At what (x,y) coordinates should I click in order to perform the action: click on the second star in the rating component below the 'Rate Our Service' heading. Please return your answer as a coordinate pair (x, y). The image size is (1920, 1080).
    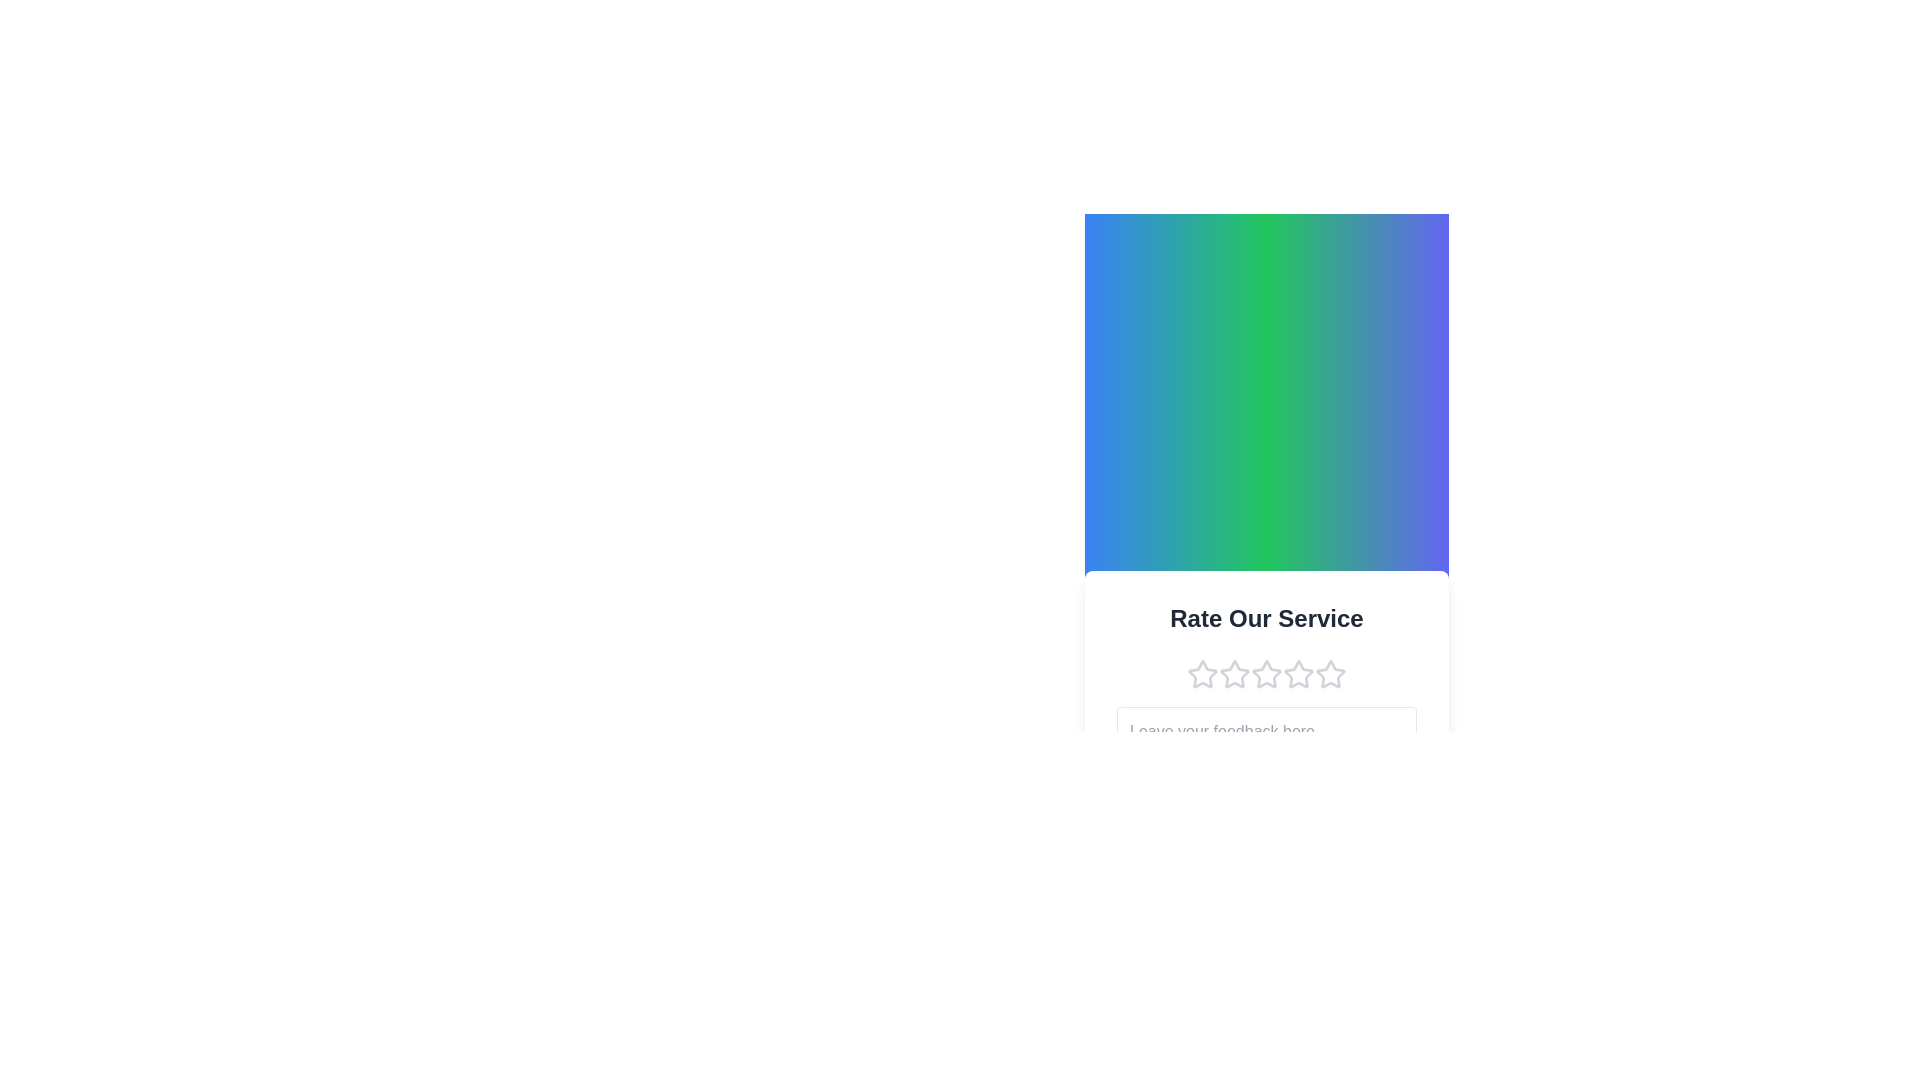
    Looking at the image, I should click on (1266, 673).